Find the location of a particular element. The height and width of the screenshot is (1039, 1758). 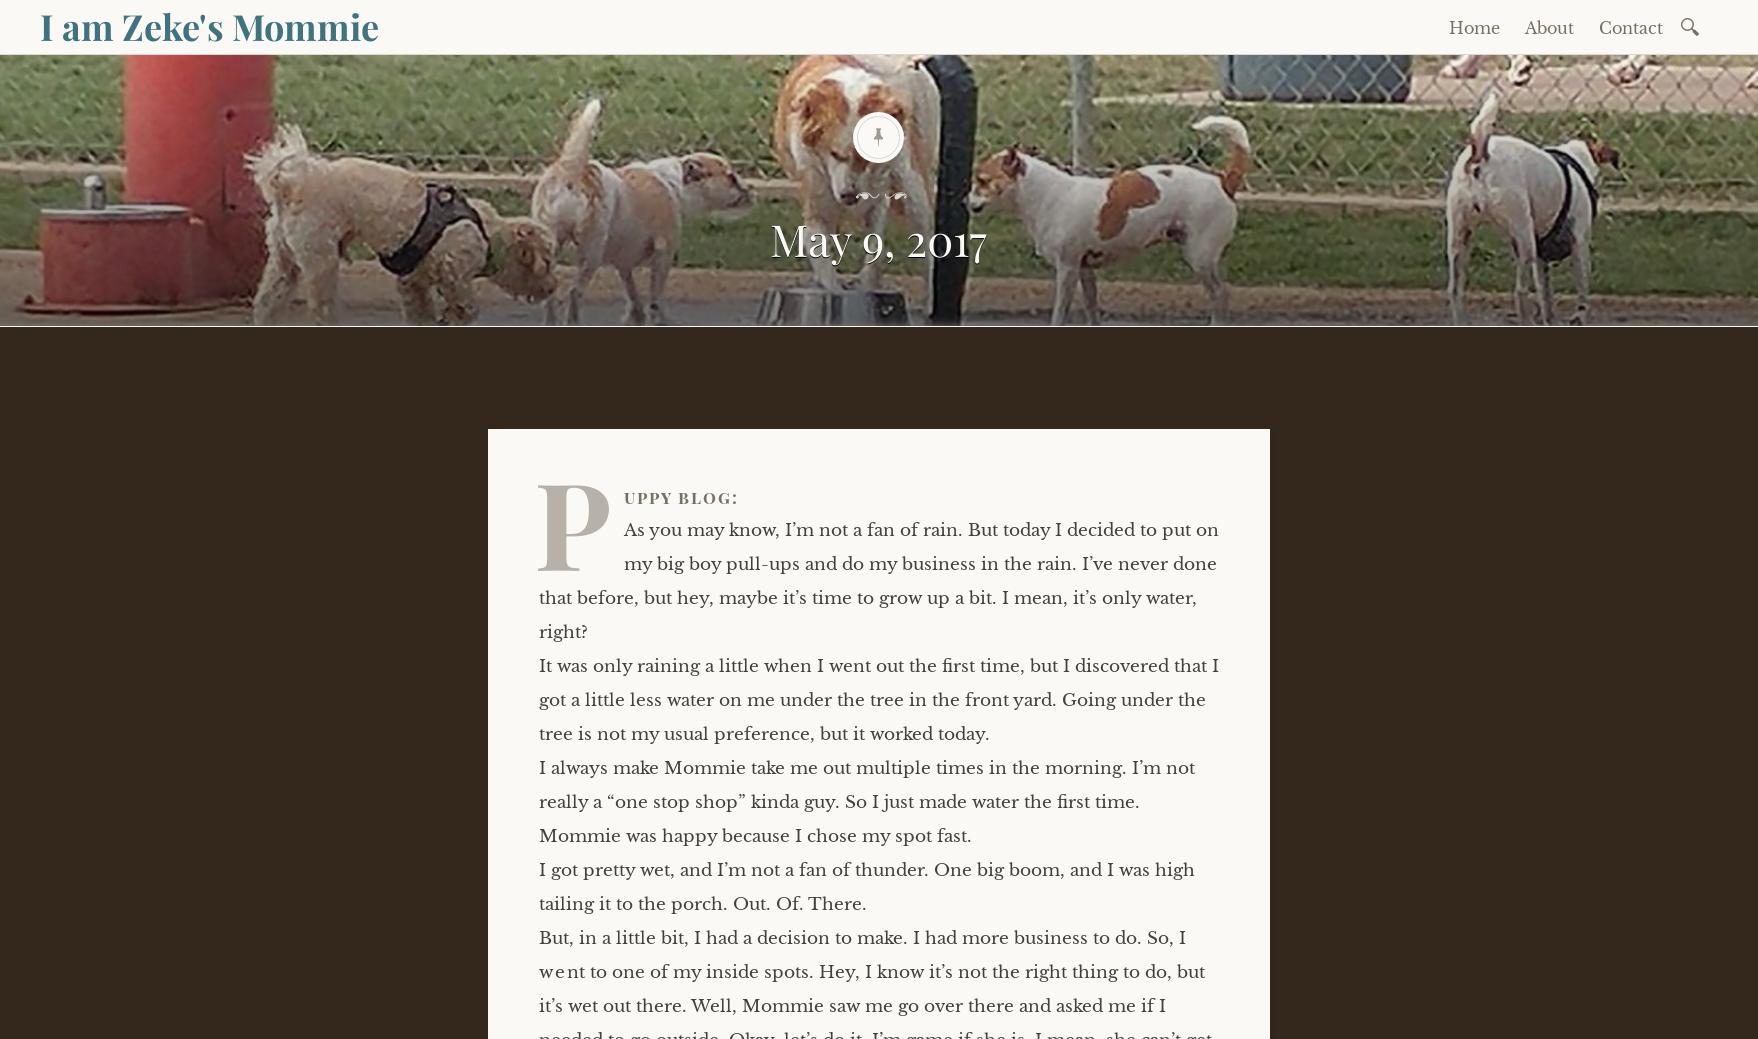

'May 9, 2017' is located at coordinates (769, 237).